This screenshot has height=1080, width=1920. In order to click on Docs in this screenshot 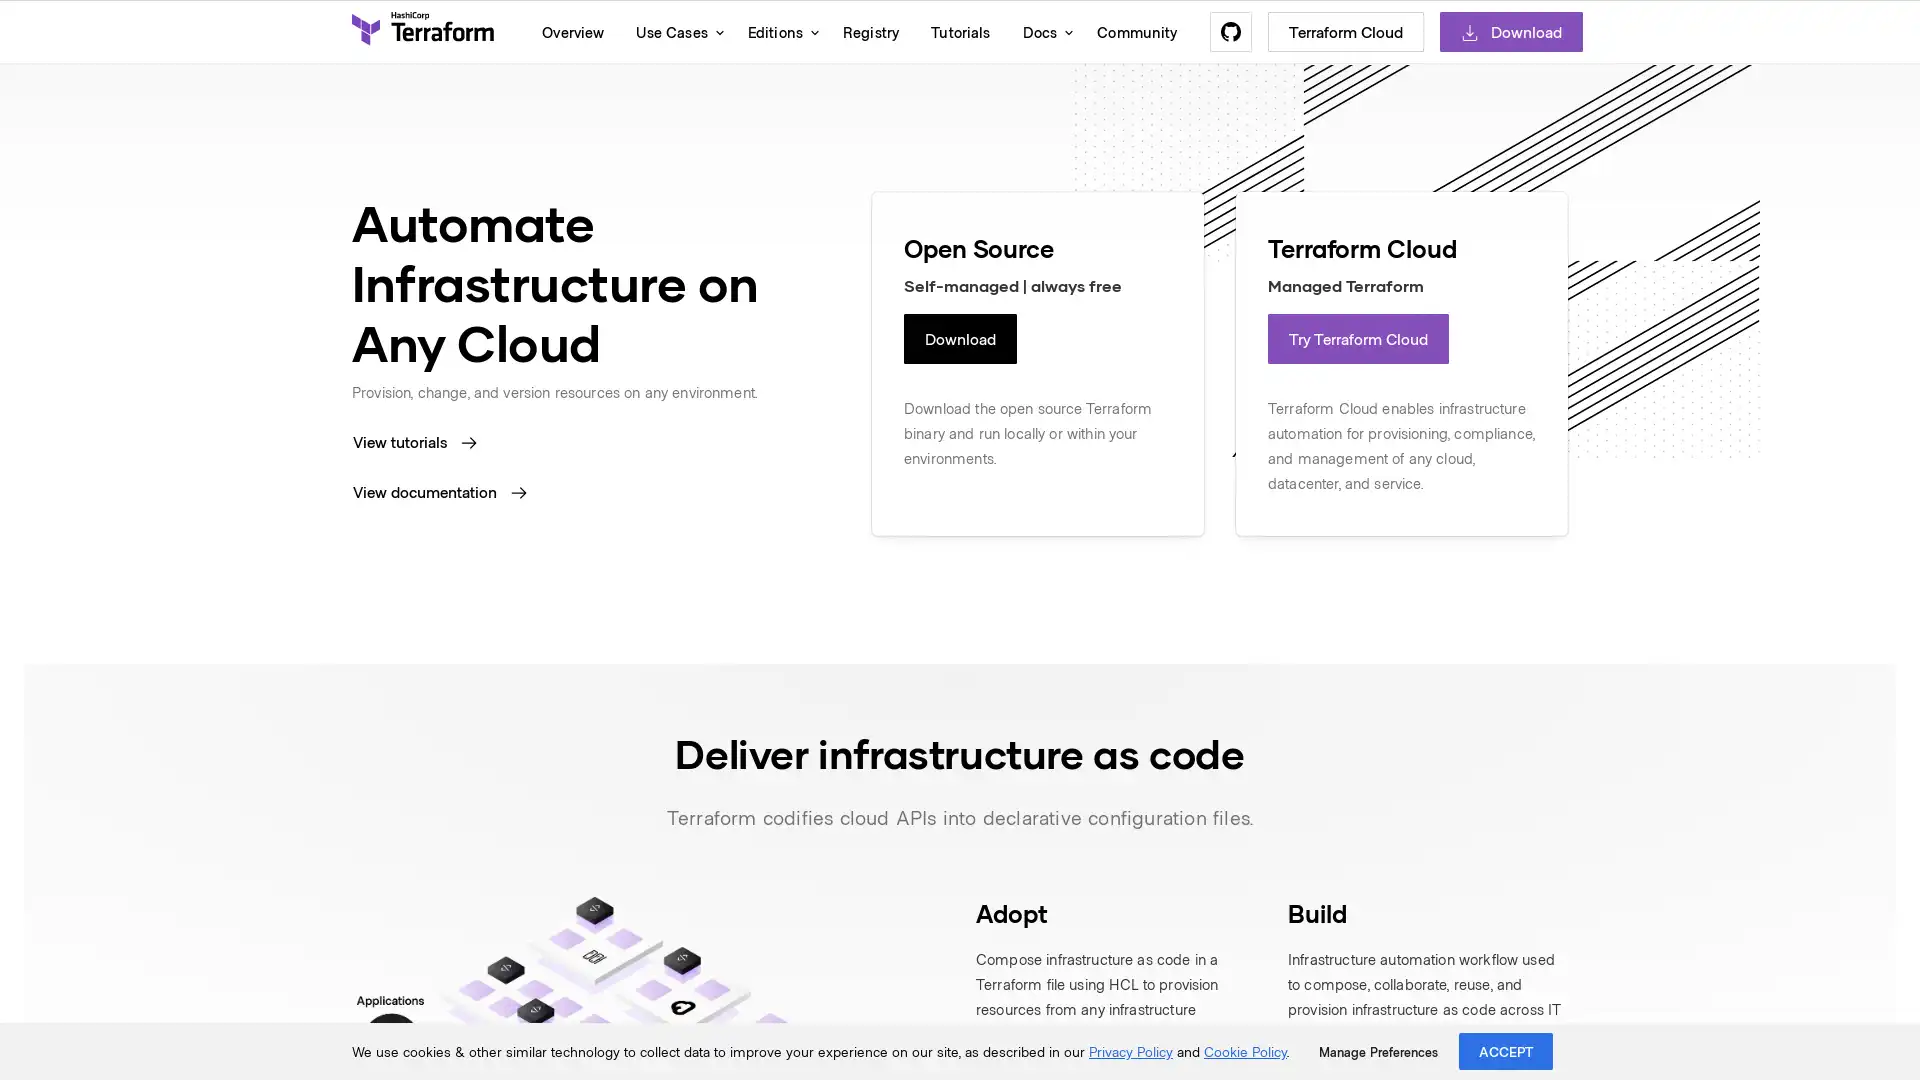, I will do `click(1042, 31)`.